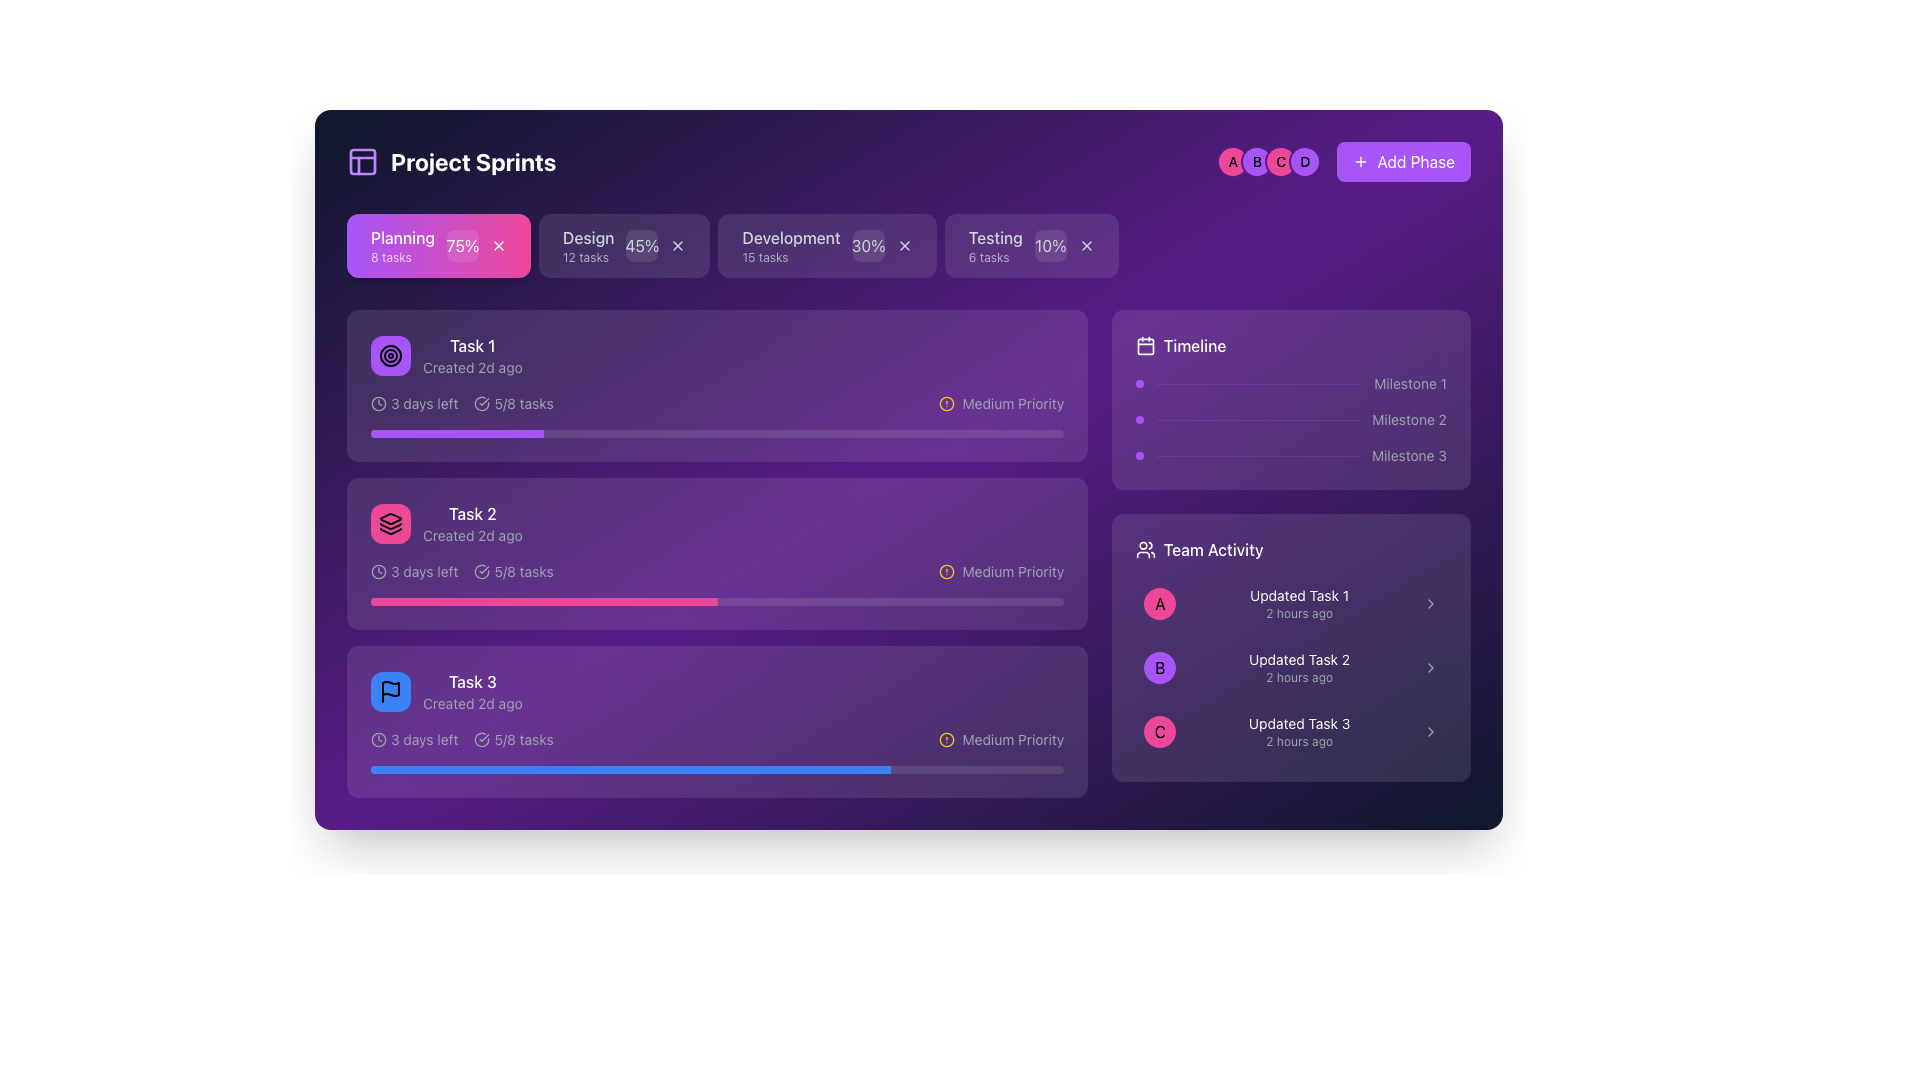  Describe the element at coordinates (390, 354) in the screenshot. I see `the first circular icon in the task list located left of the text 'Task 1'` at that location.